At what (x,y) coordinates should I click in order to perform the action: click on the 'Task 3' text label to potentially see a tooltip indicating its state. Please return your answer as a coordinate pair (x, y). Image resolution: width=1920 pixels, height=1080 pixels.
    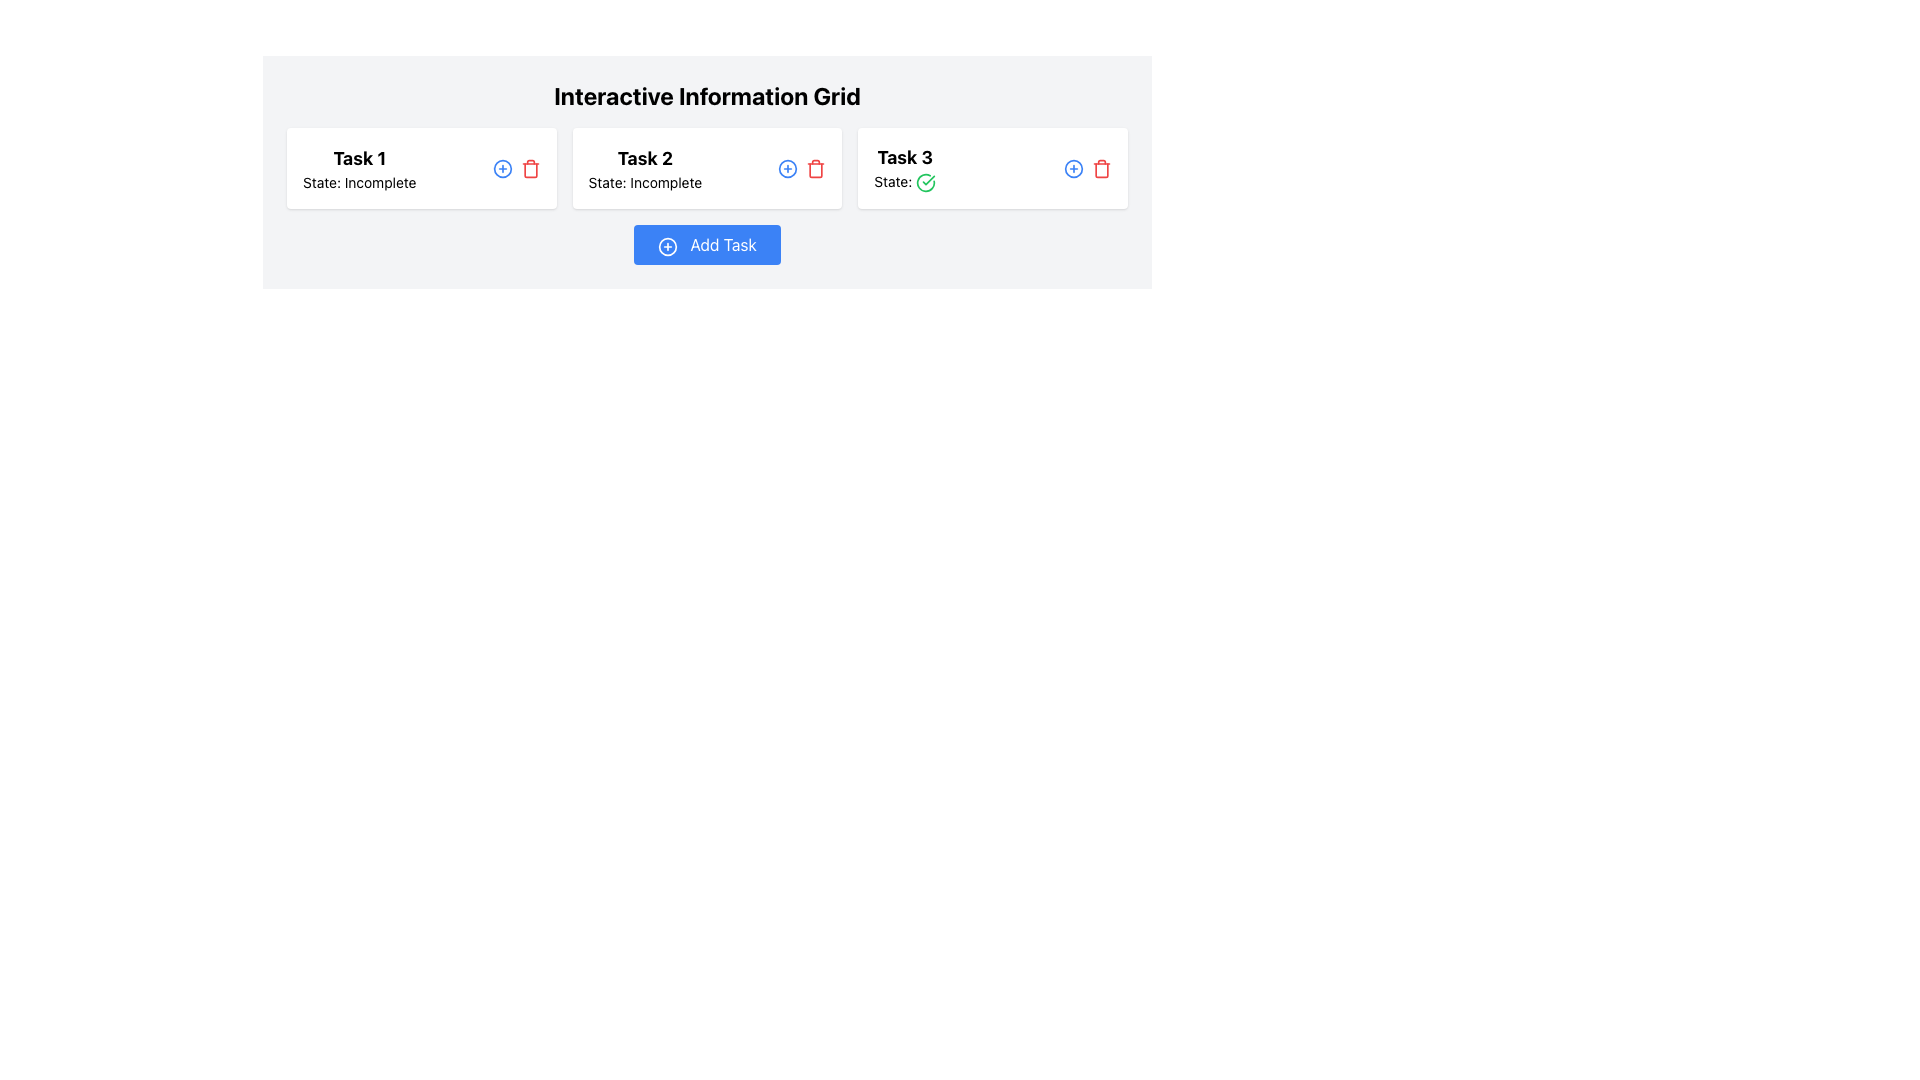
    Looking at the image, I should click on (904, 167).